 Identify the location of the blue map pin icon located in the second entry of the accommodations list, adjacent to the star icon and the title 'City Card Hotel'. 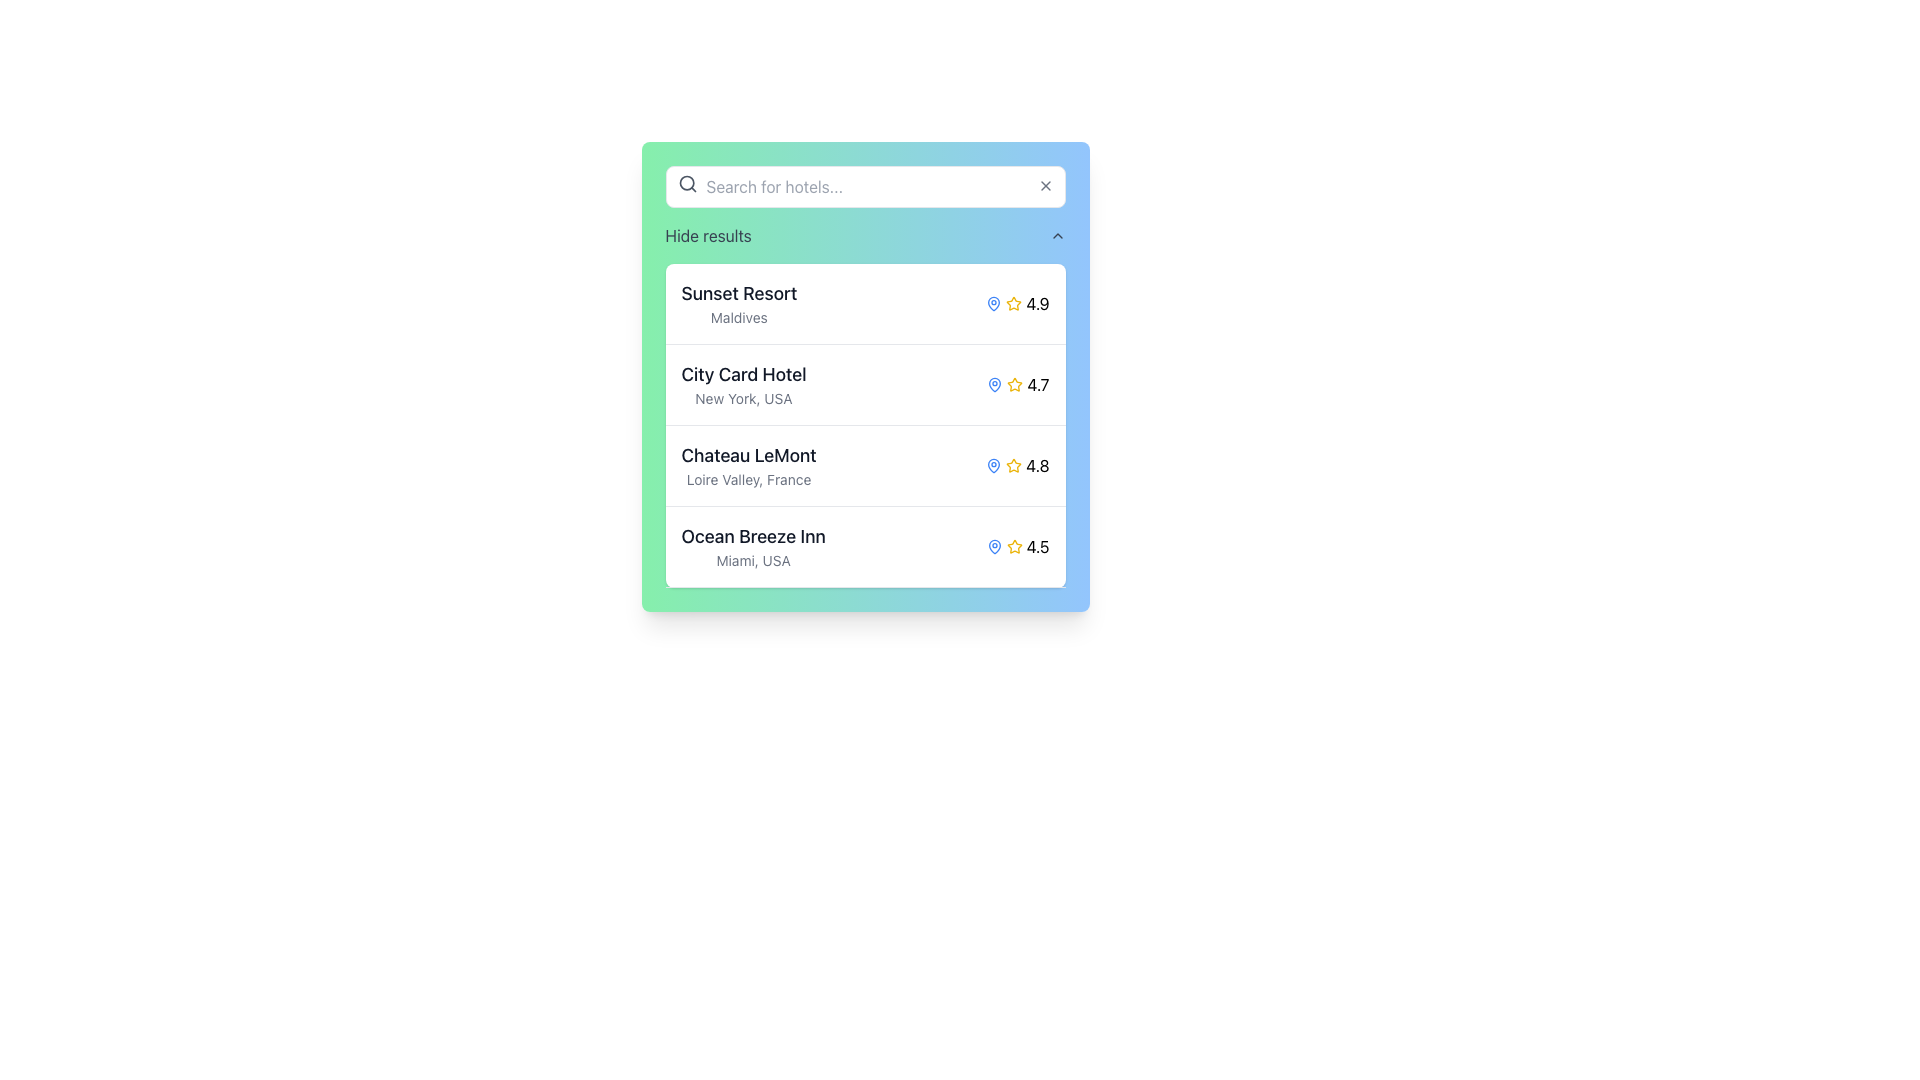
(995, 385).